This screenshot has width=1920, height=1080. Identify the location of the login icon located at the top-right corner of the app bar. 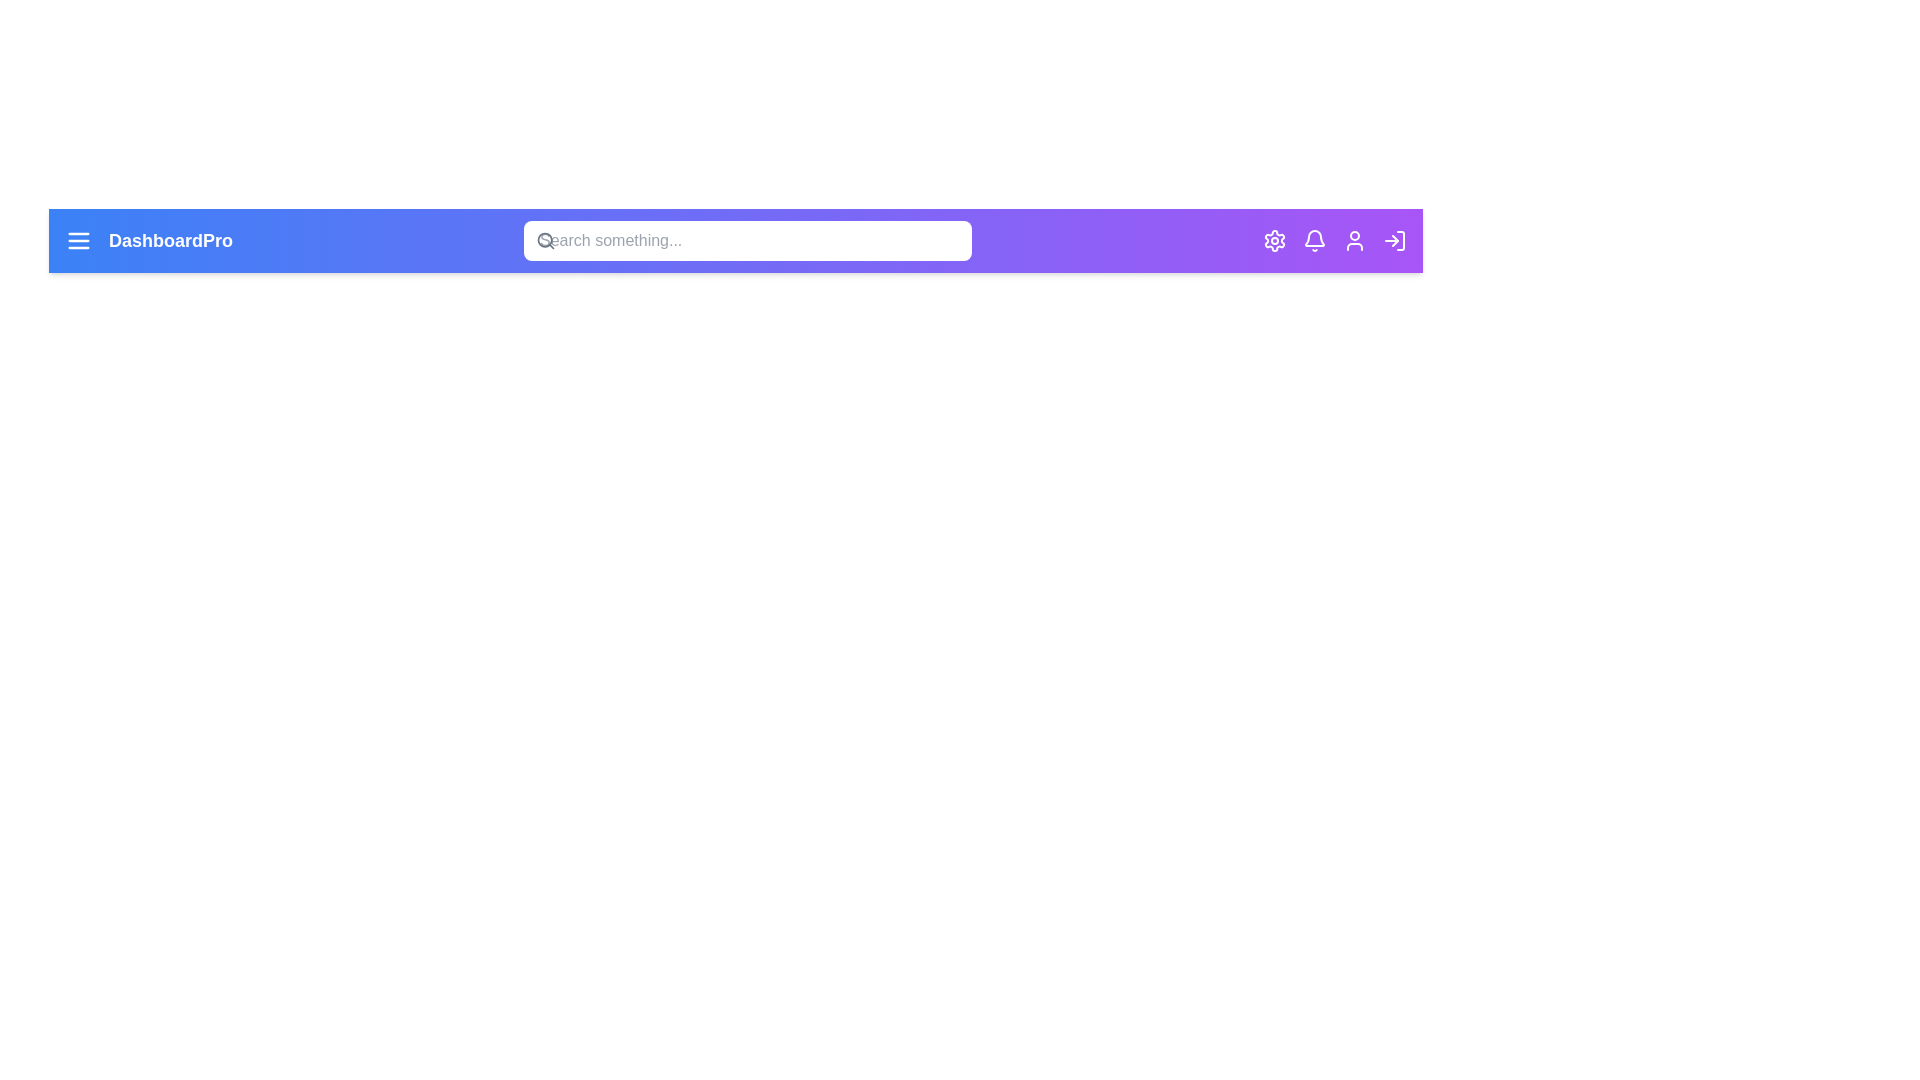
(1394, 239).